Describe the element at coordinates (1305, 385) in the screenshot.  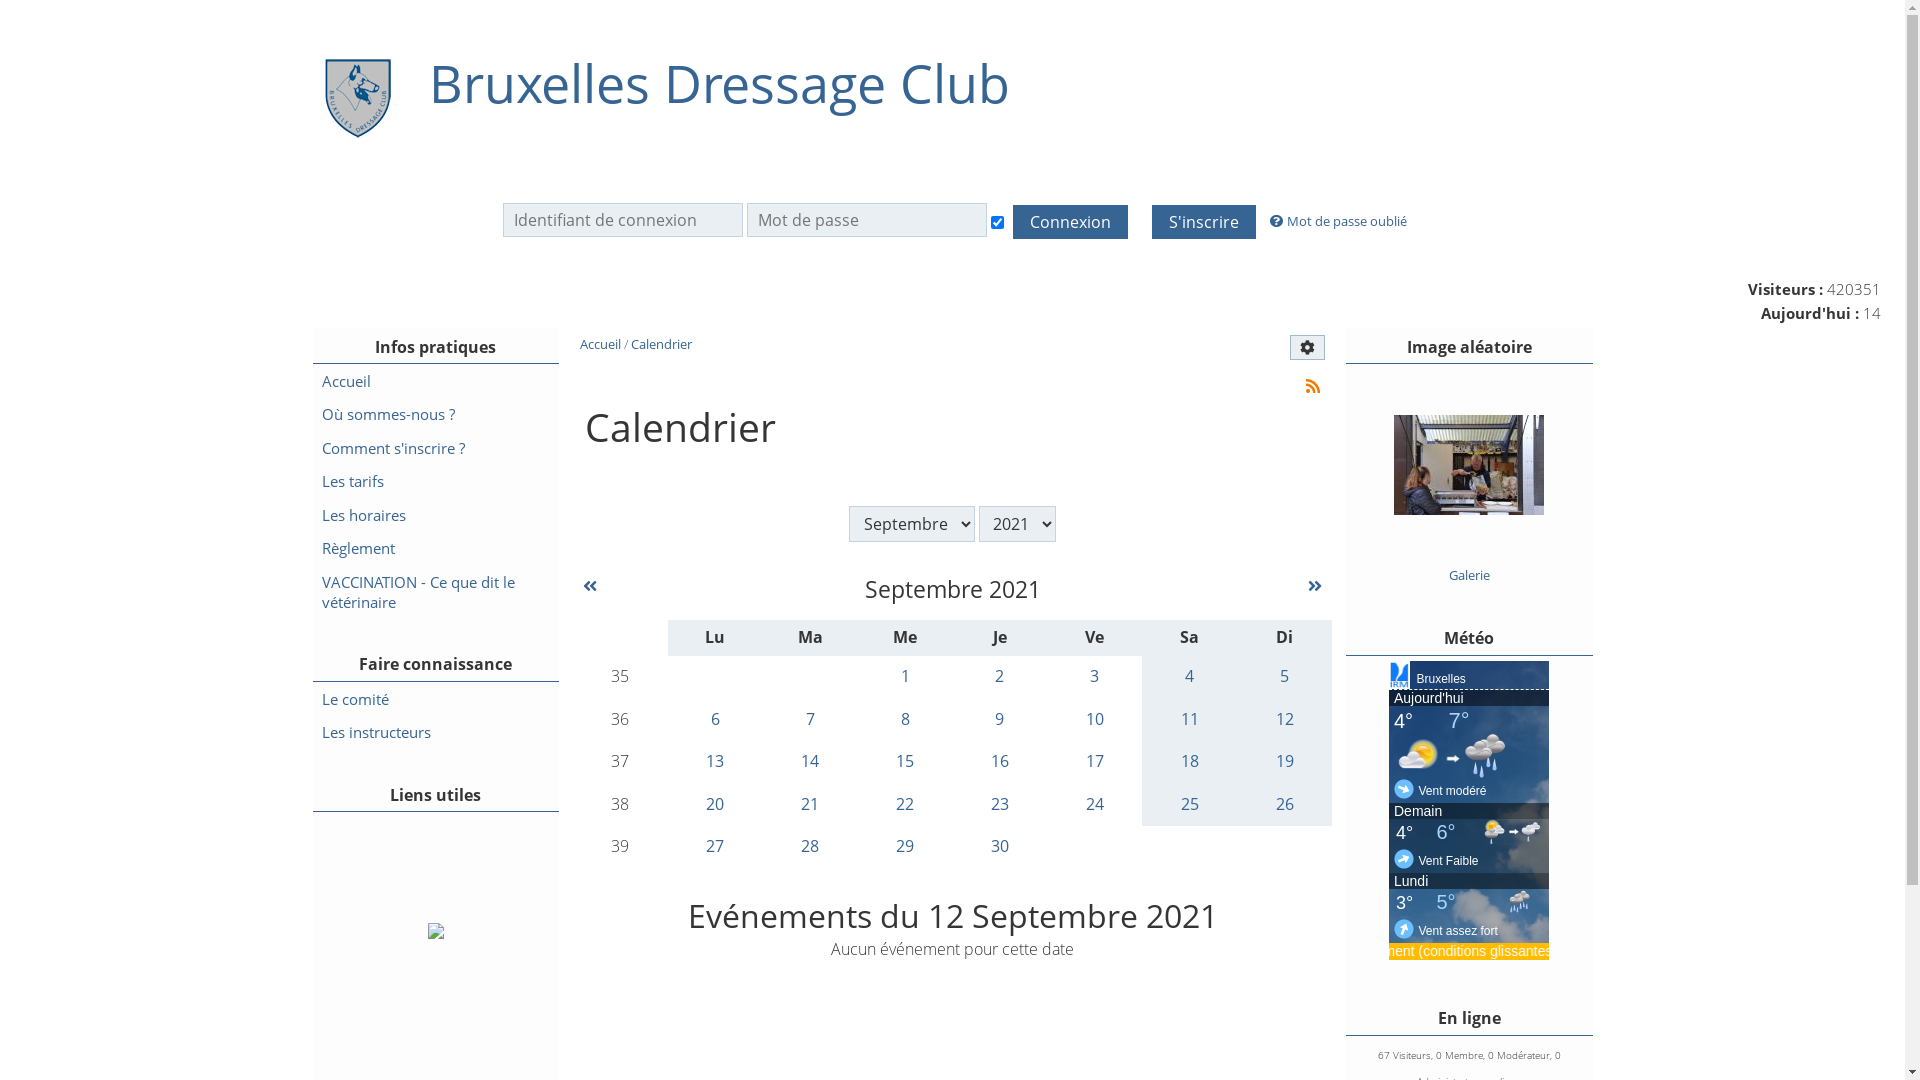
I see `'Syndication'` at that location.